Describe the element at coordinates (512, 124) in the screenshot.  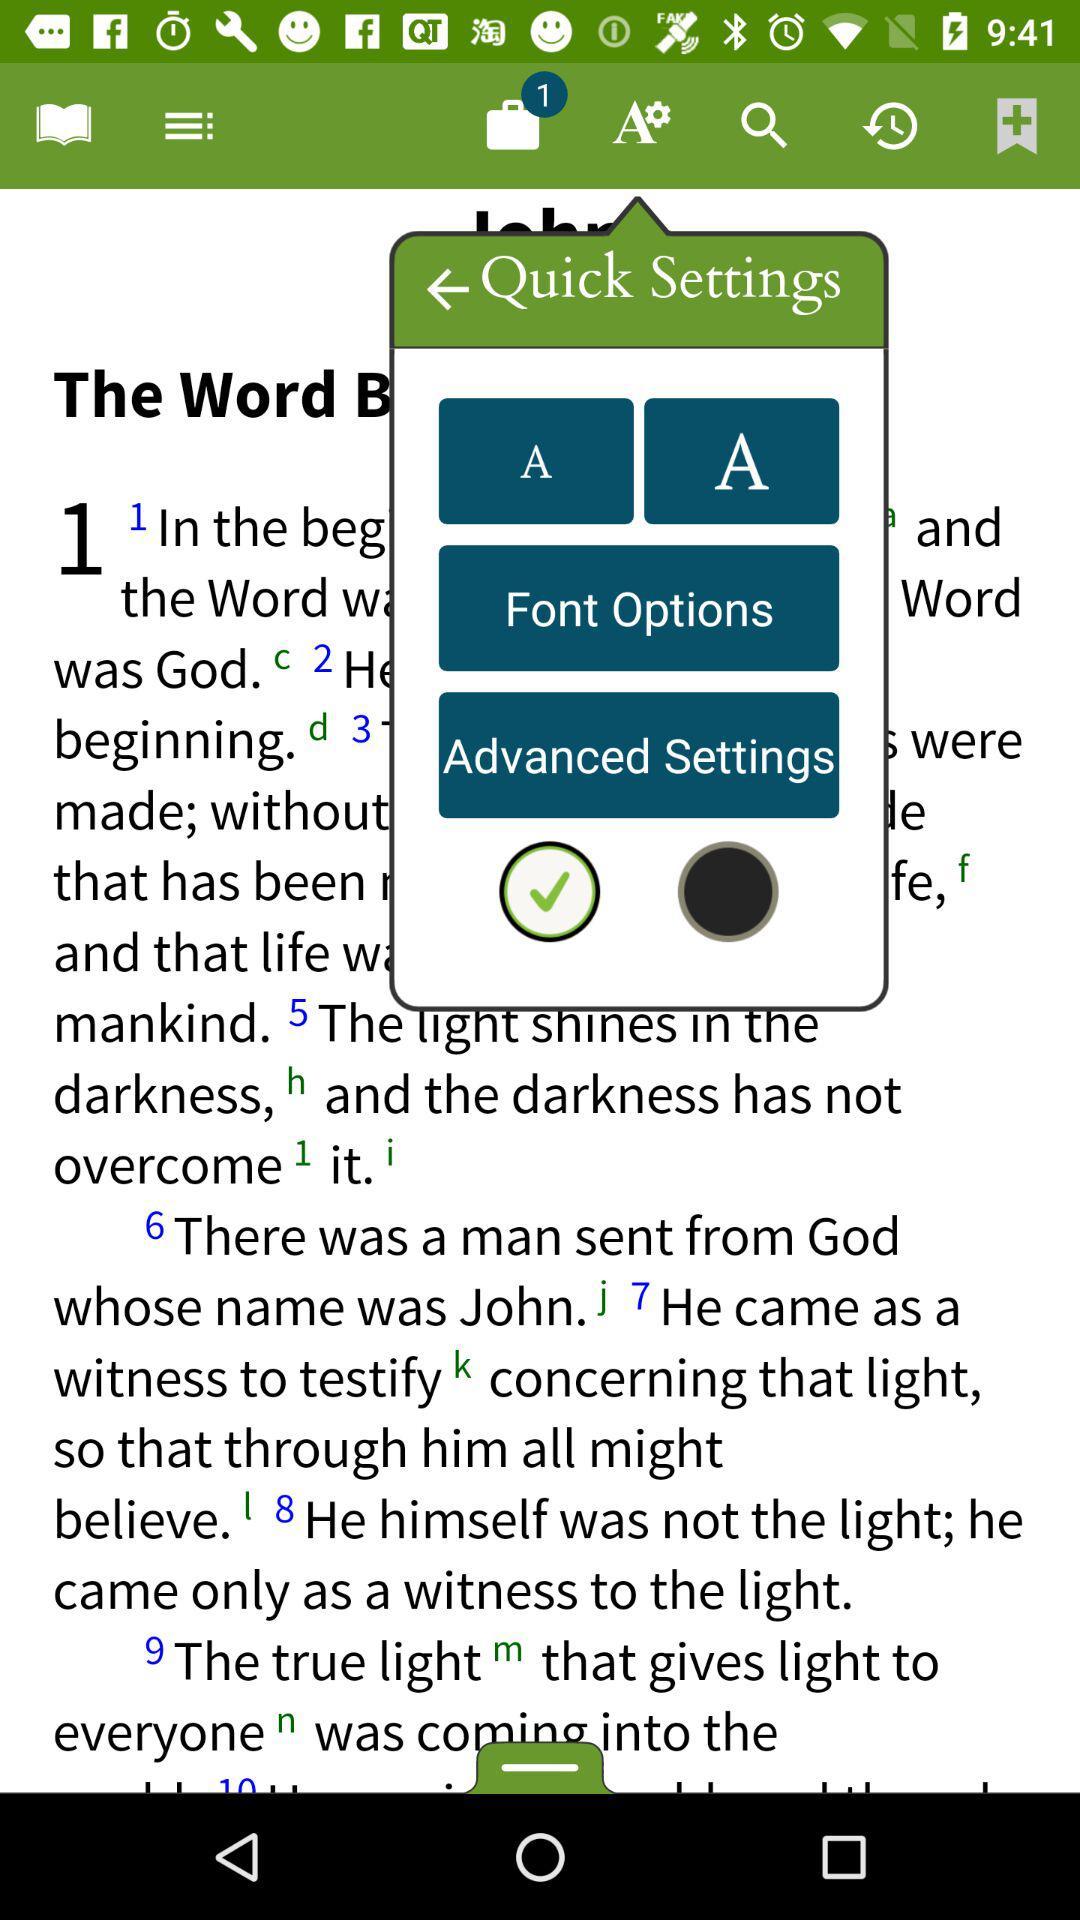
I see `goto message` at that location.